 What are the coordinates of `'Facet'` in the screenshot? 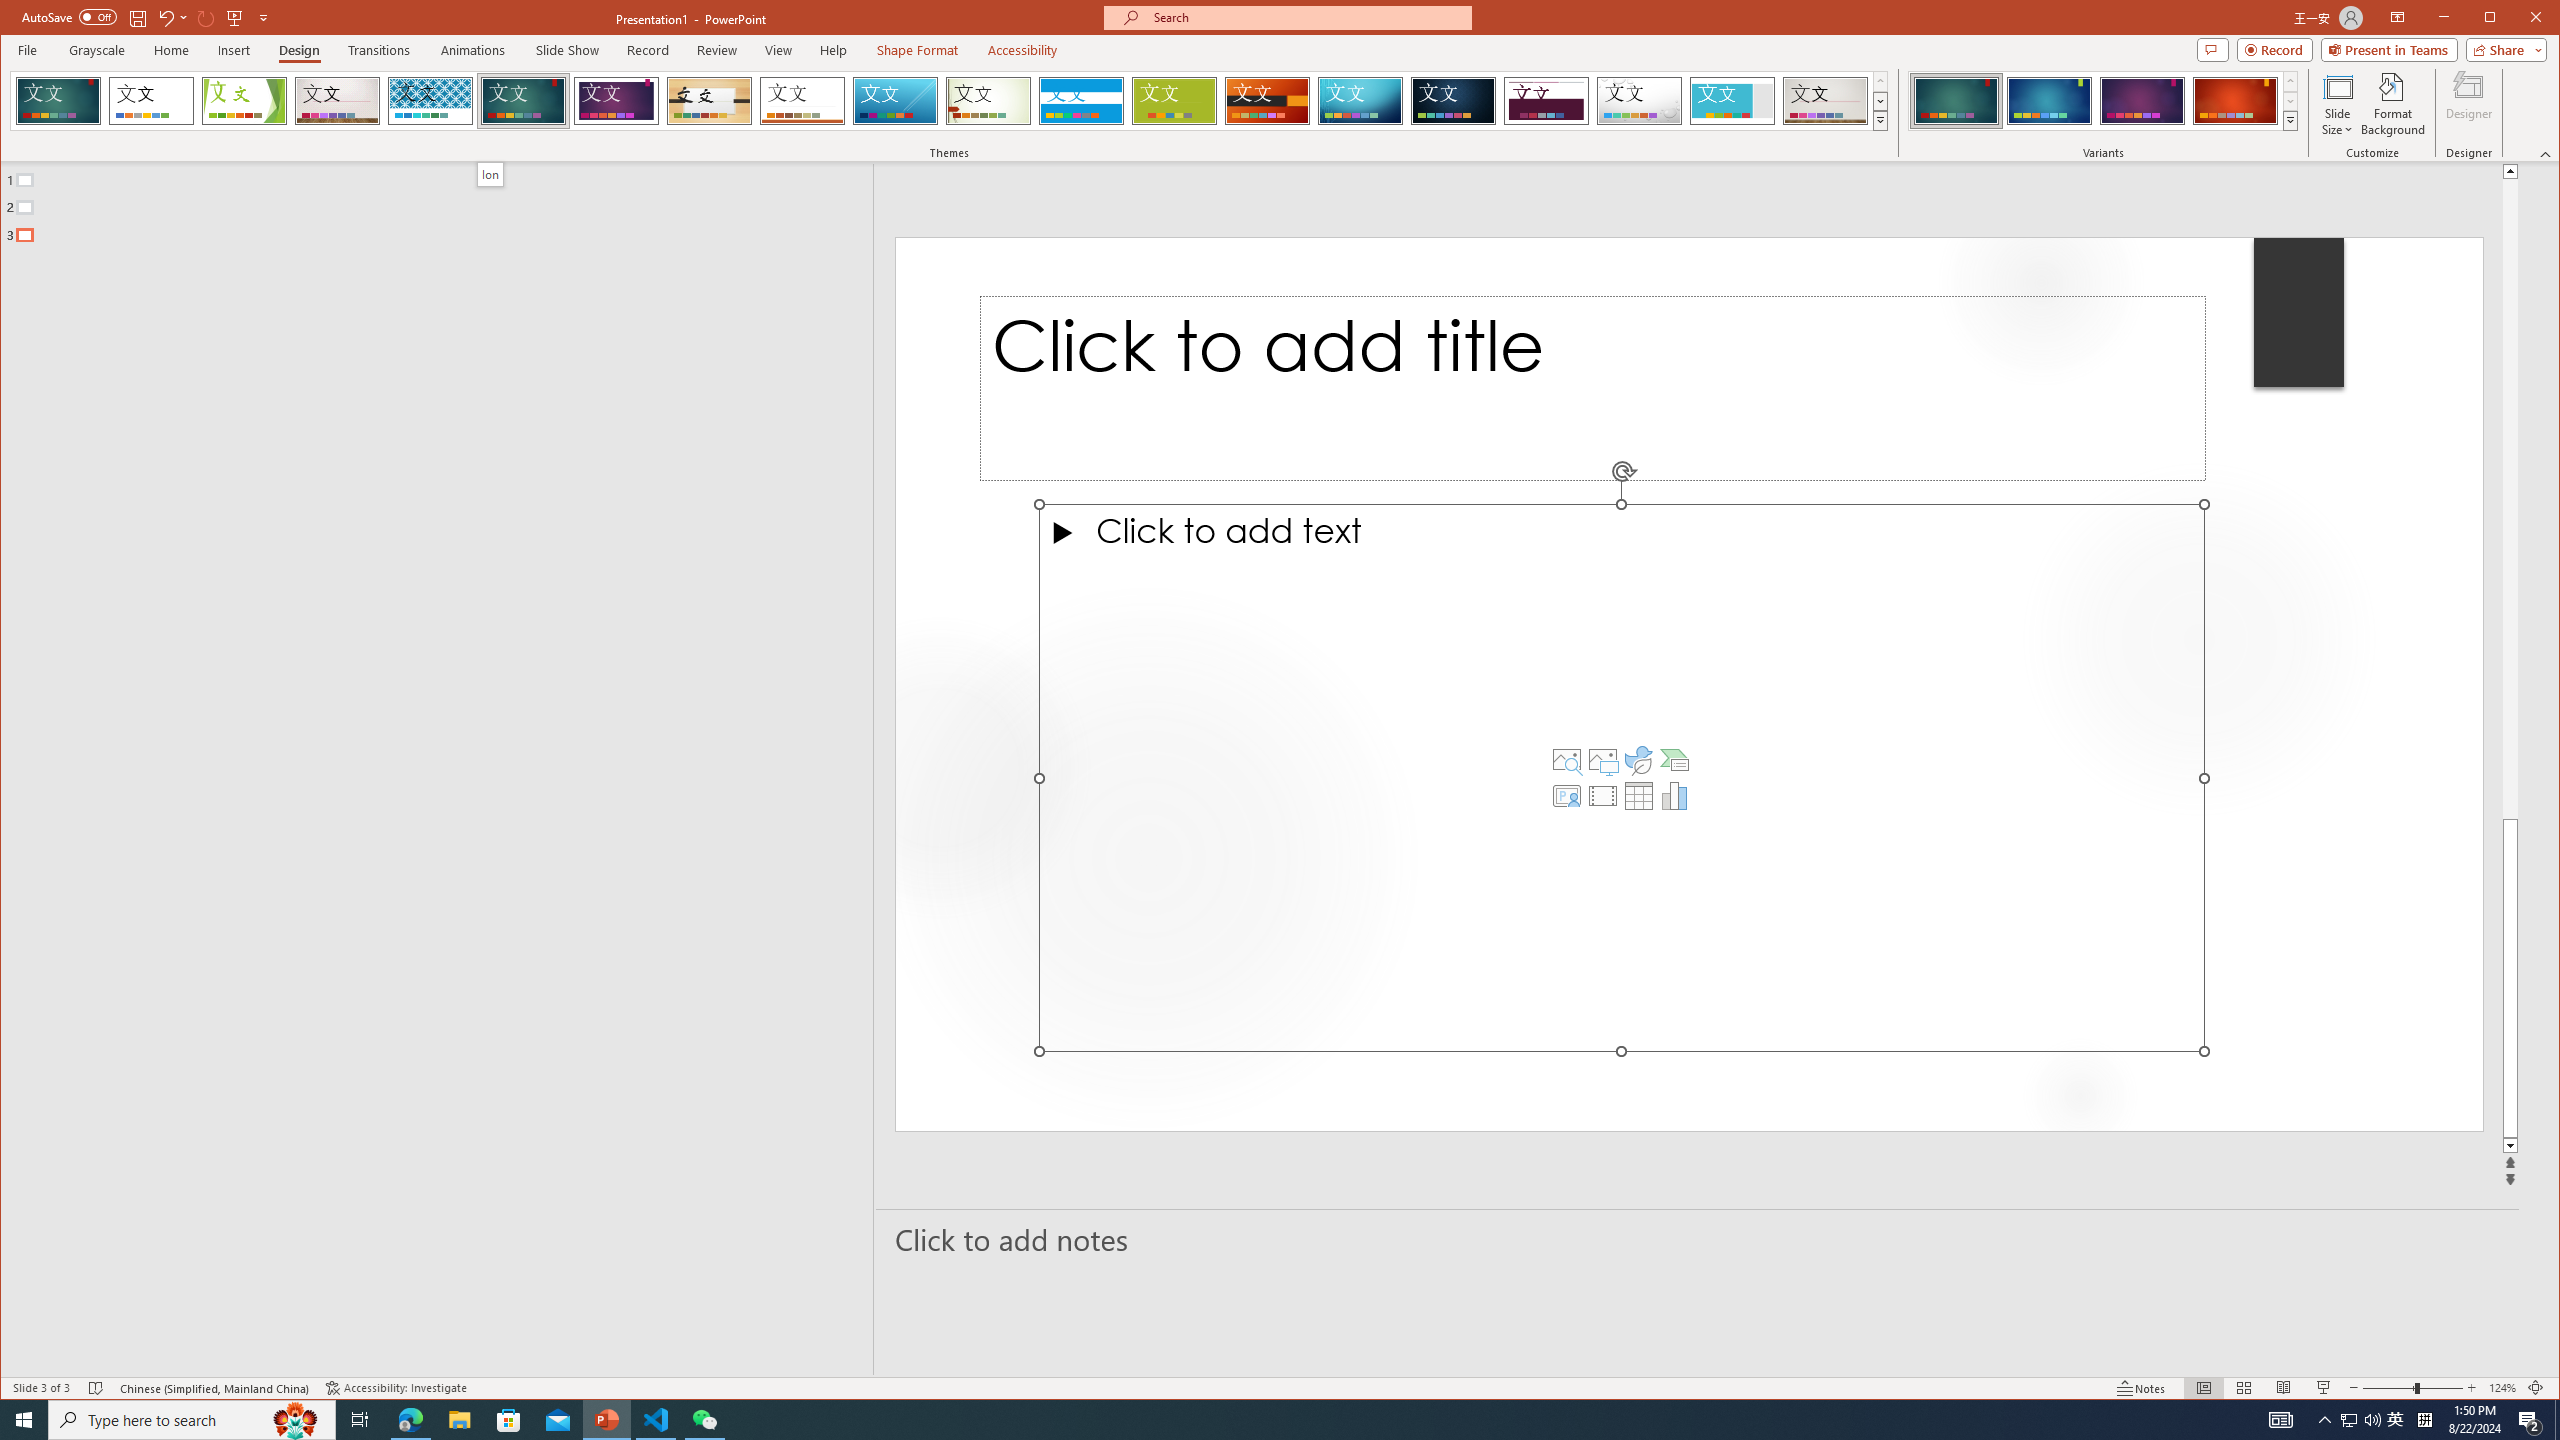 It's located at (244, 100).